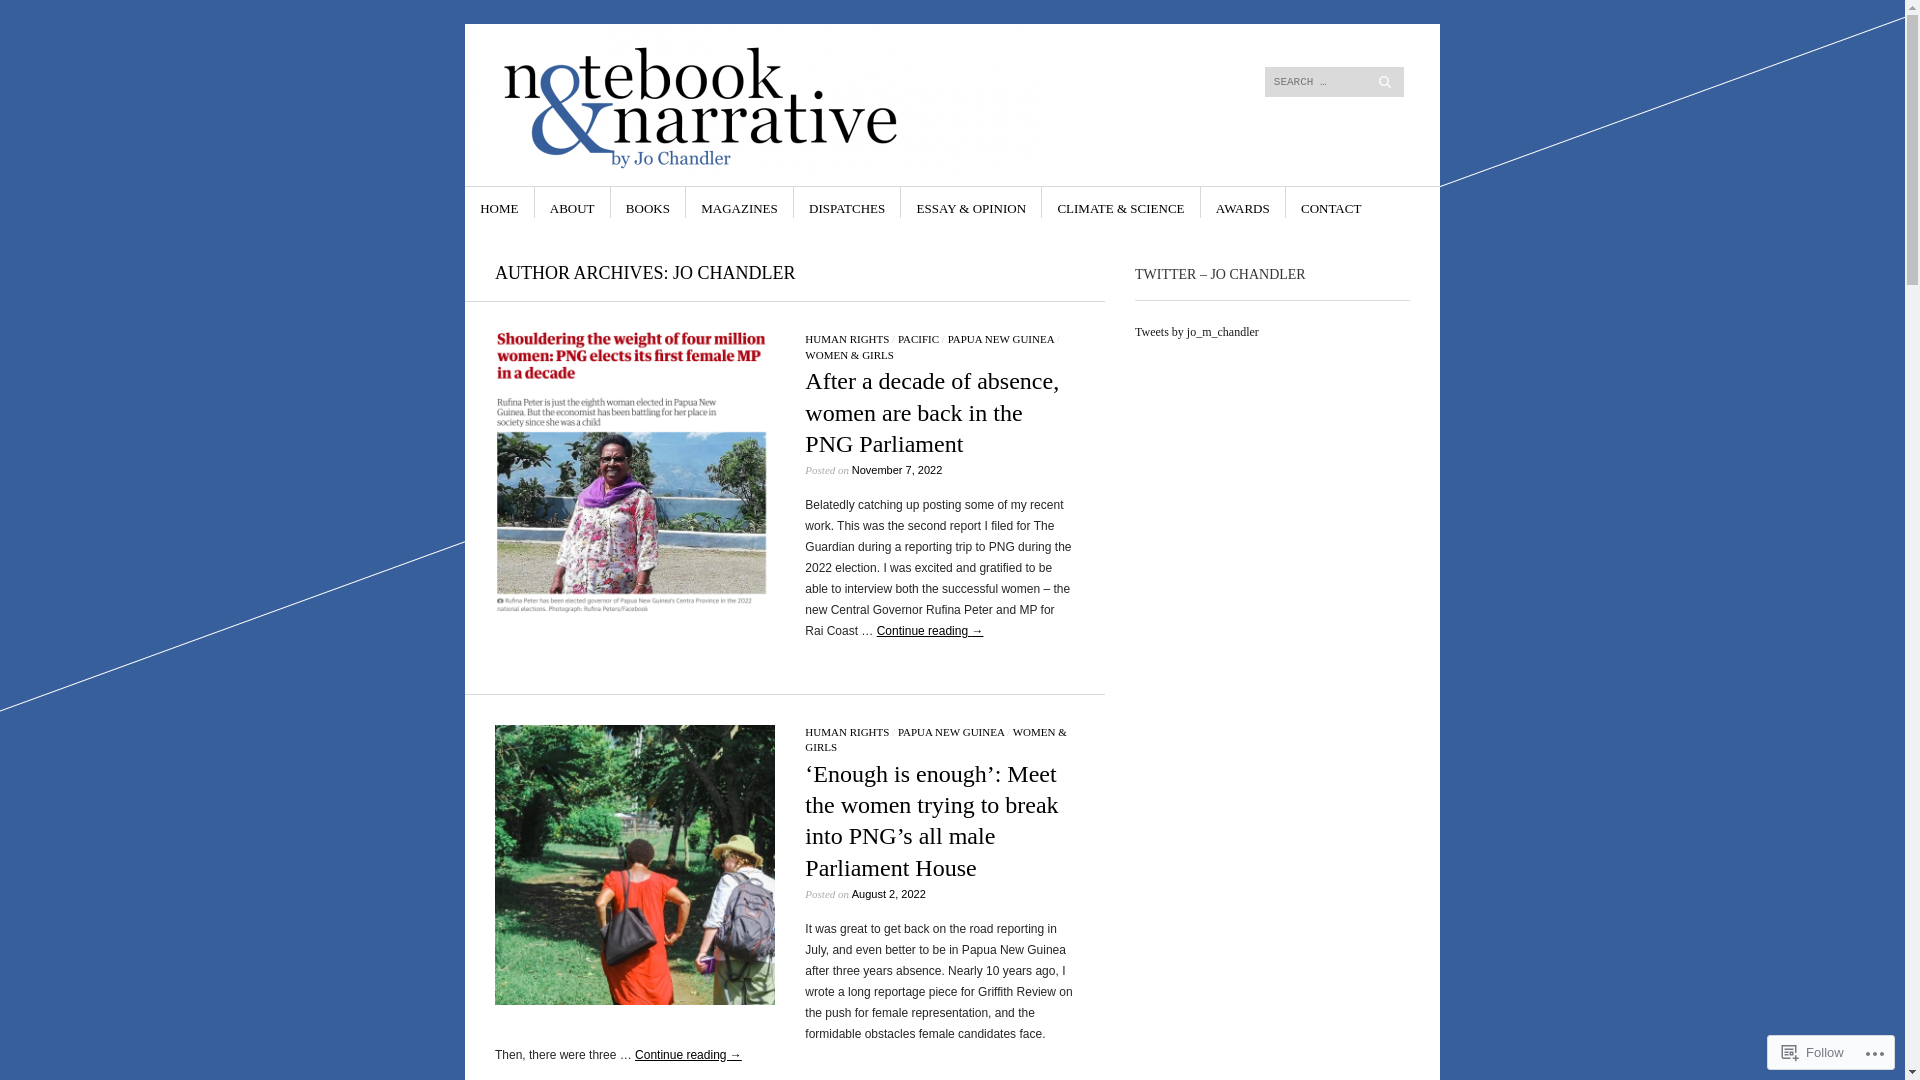  Describe the element at coordinates (971, 202) in the screenshot. I see `'ESSAY & OPINION'` at that location.